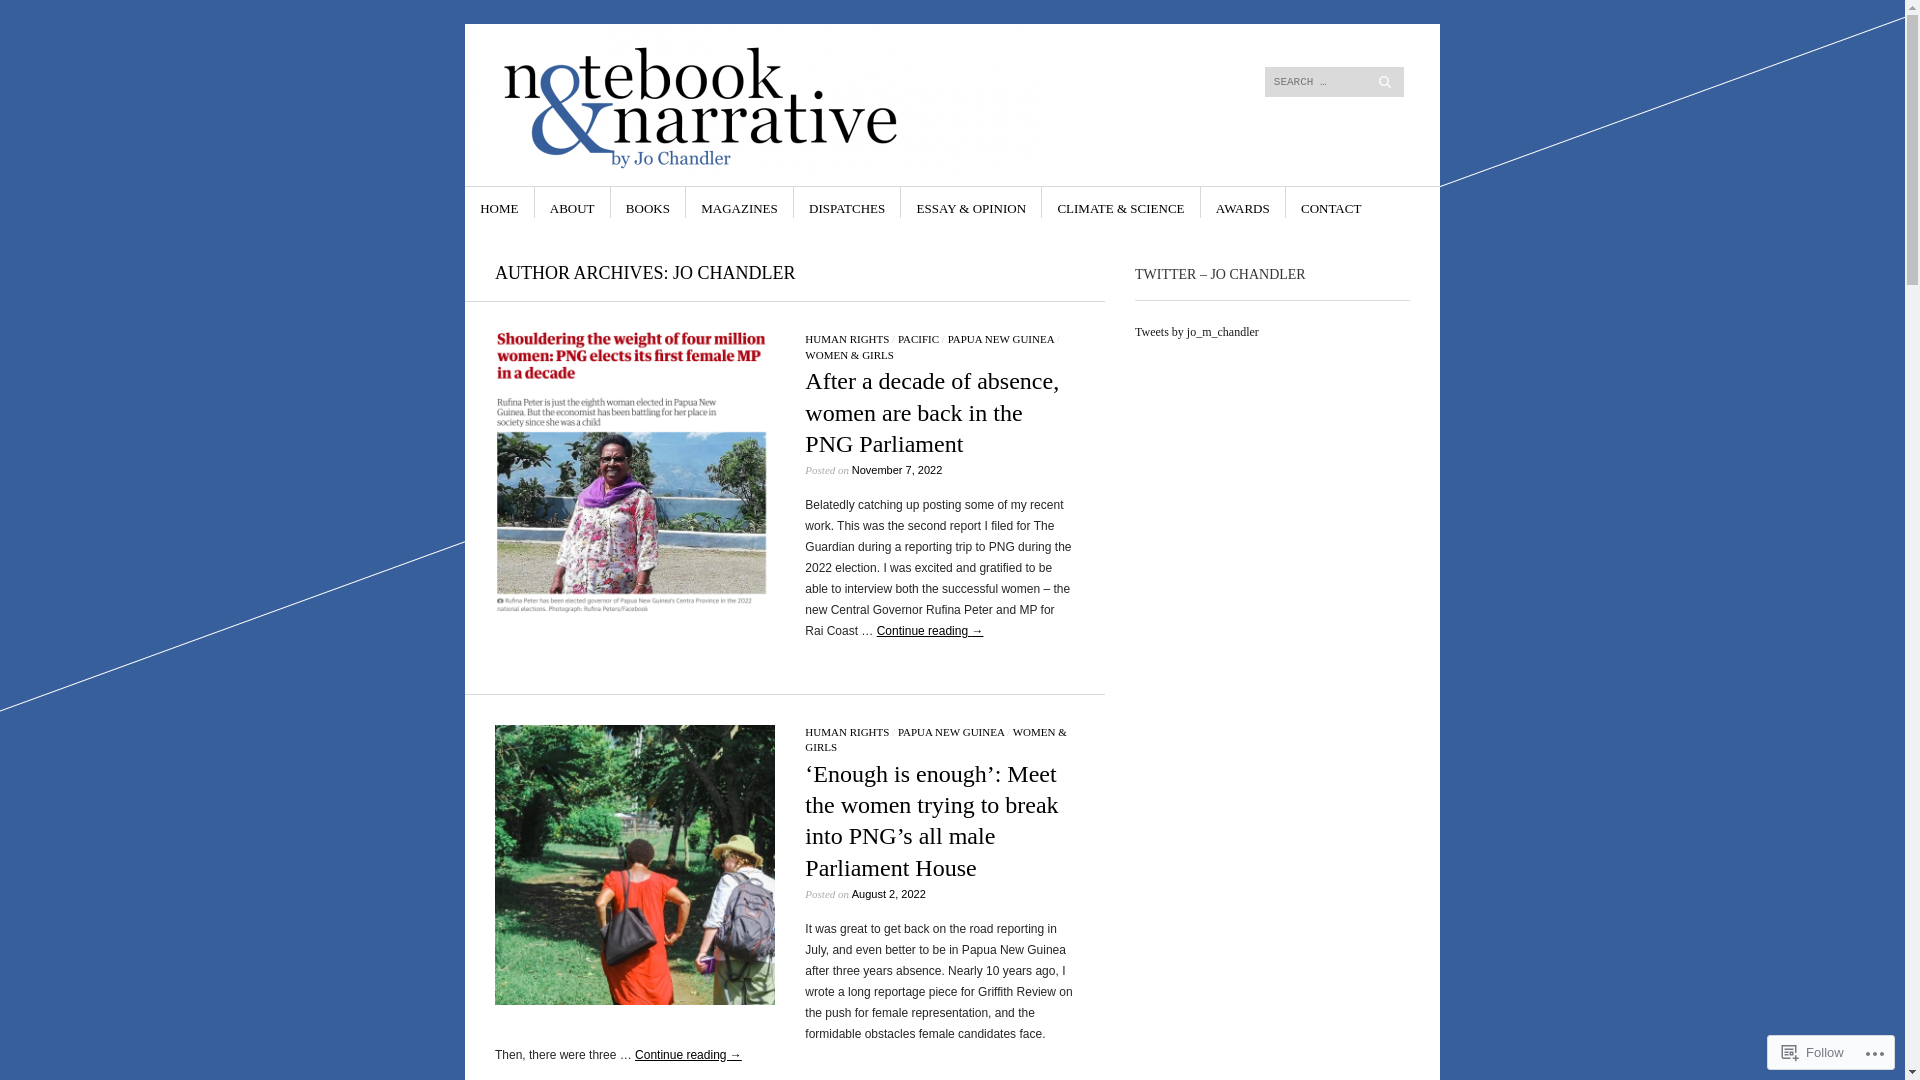  Describe the element at coordinates (971, 202) in the screenshot. I see `'ESSAY & OPINION'` at that location.